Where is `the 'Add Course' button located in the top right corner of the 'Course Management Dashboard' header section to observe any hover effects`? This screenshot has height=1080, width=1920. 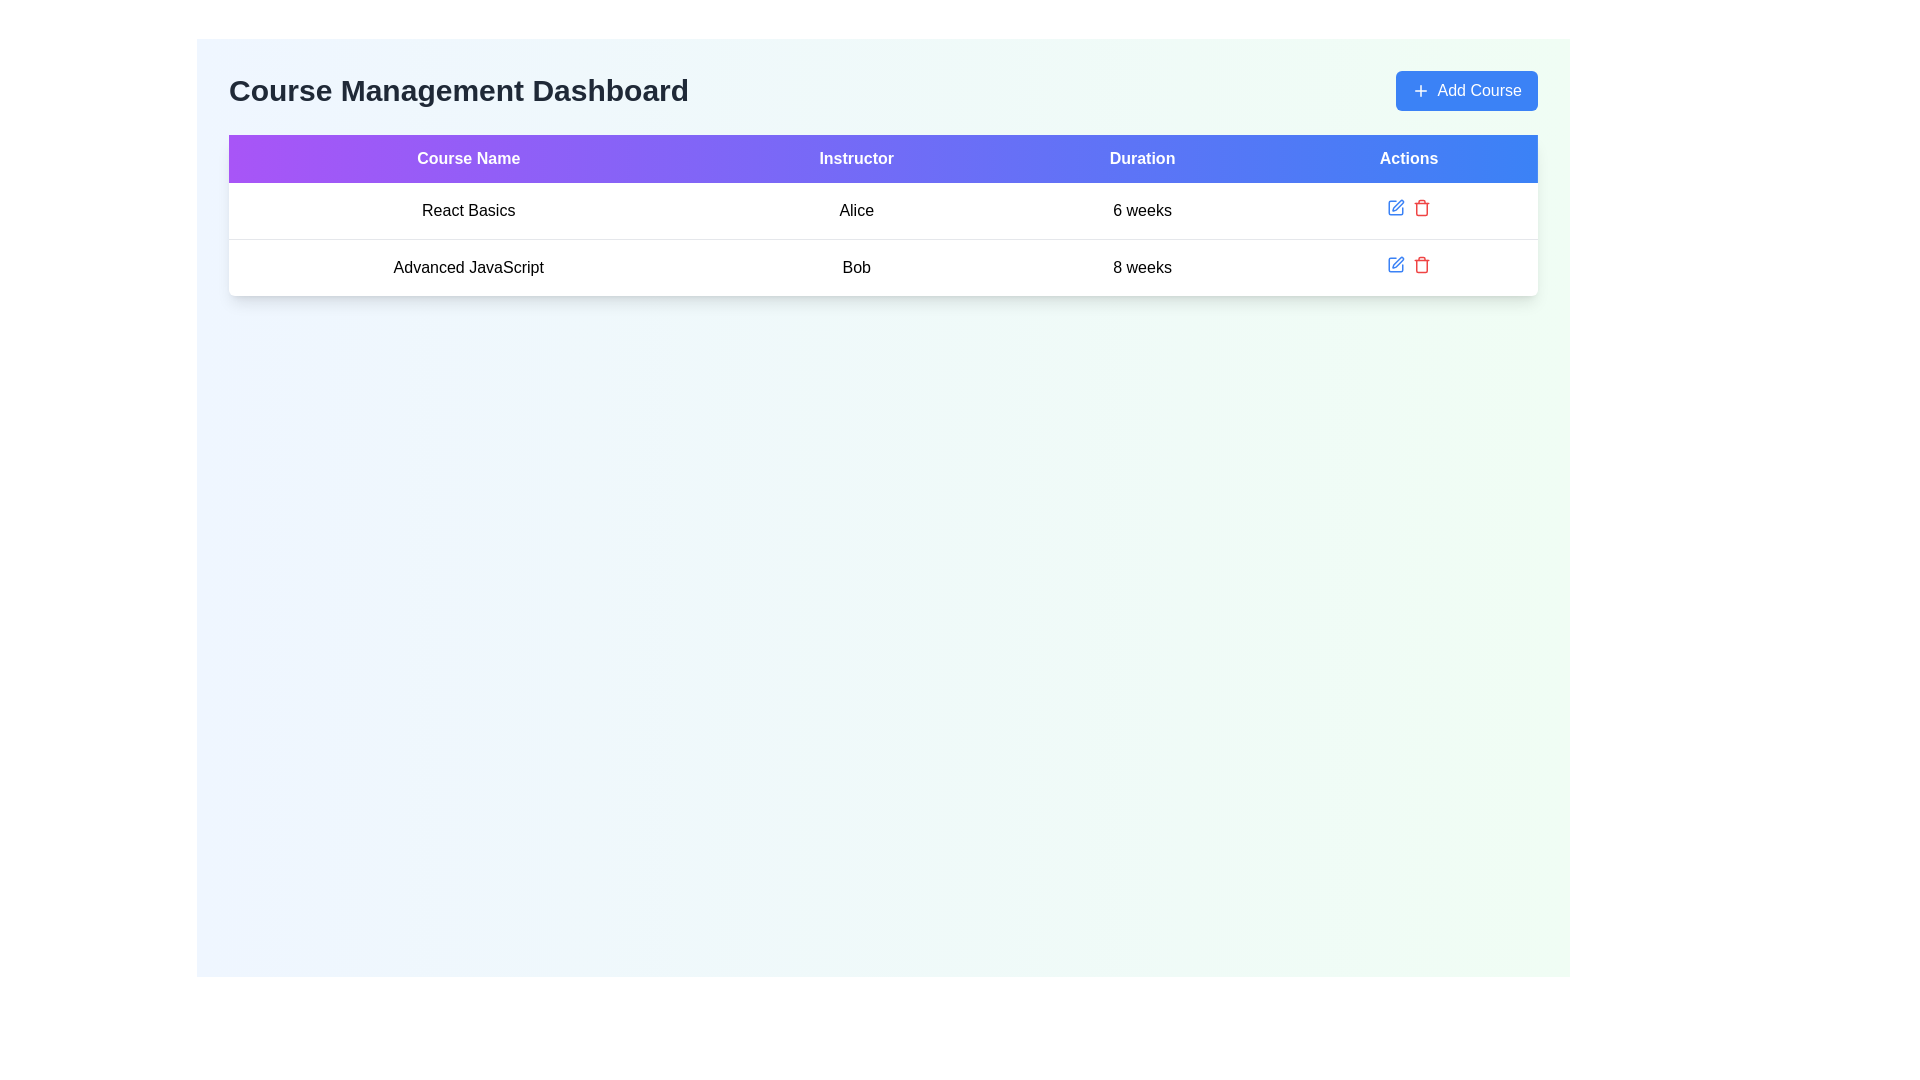 the 'Add Course' button located in the top right corner of the 'Course Management Dashboard' header section to observe any hover effects is located at coordinates (1466, 91).